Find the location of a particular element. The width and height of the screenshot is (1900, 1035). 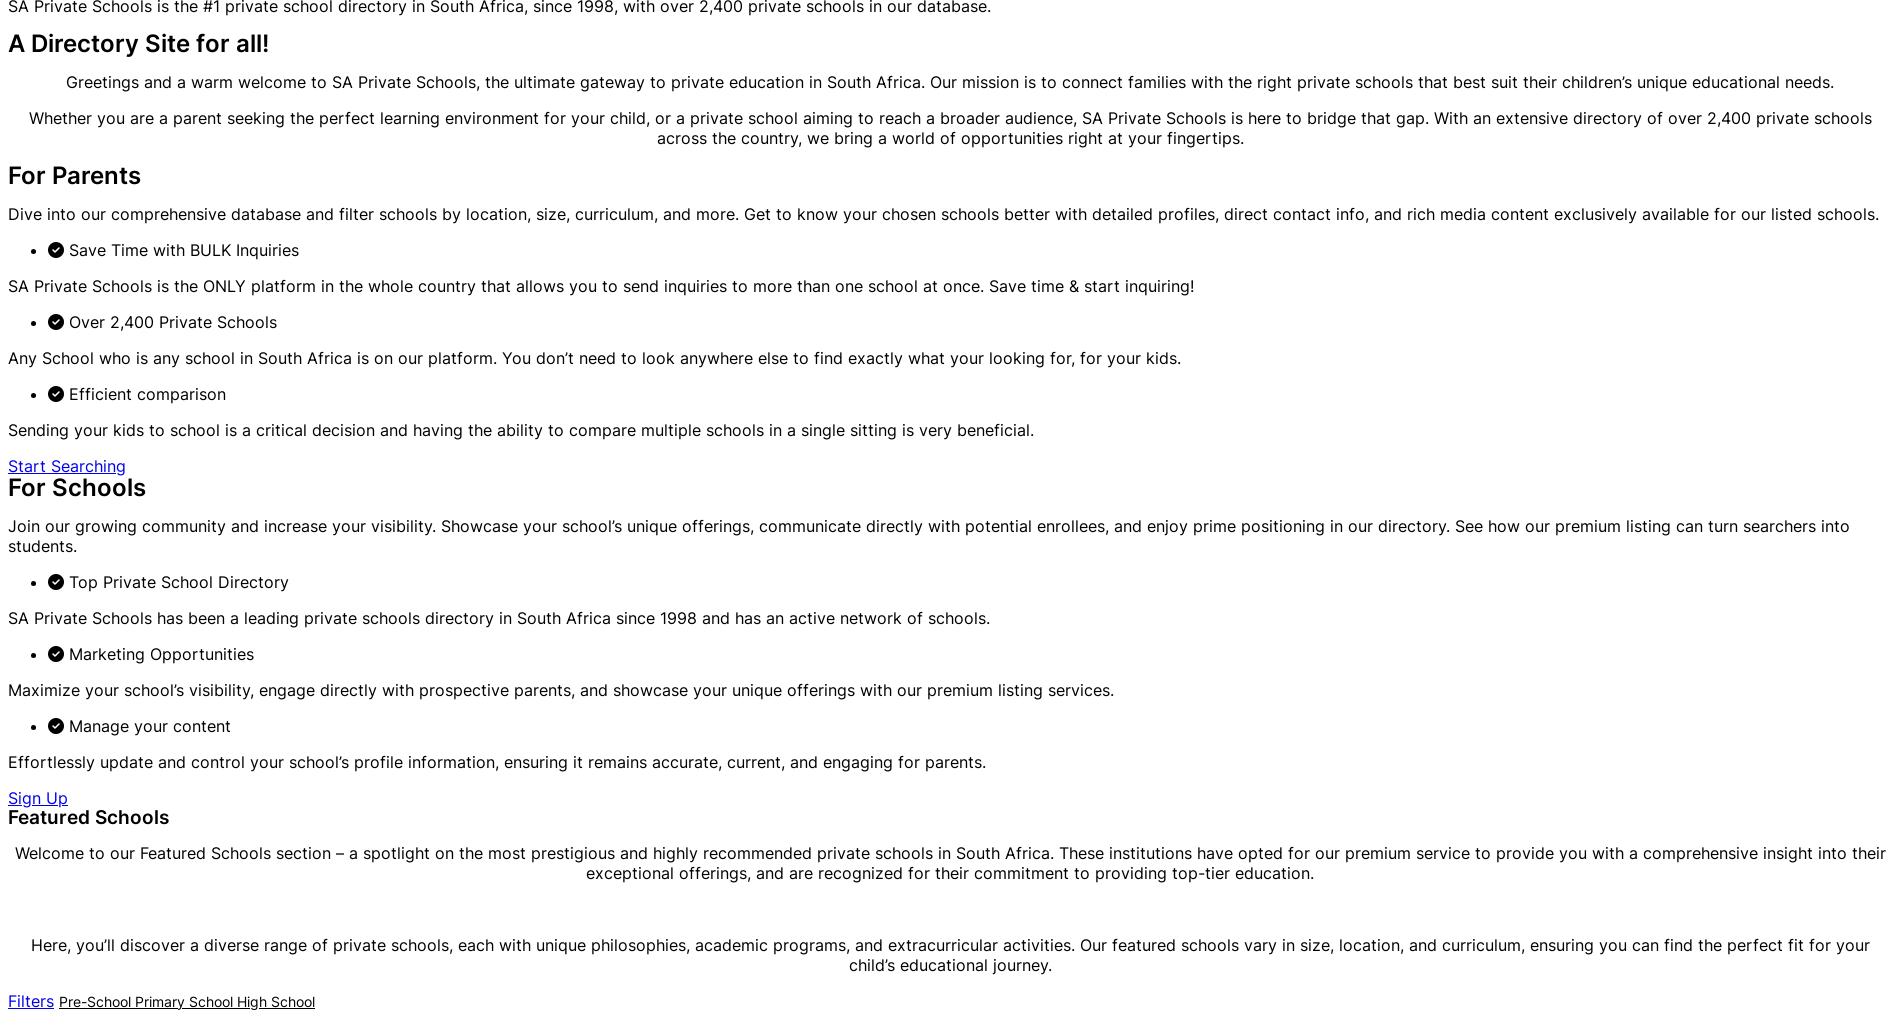

'Featured Schools' is located at coordinates (88, 815).